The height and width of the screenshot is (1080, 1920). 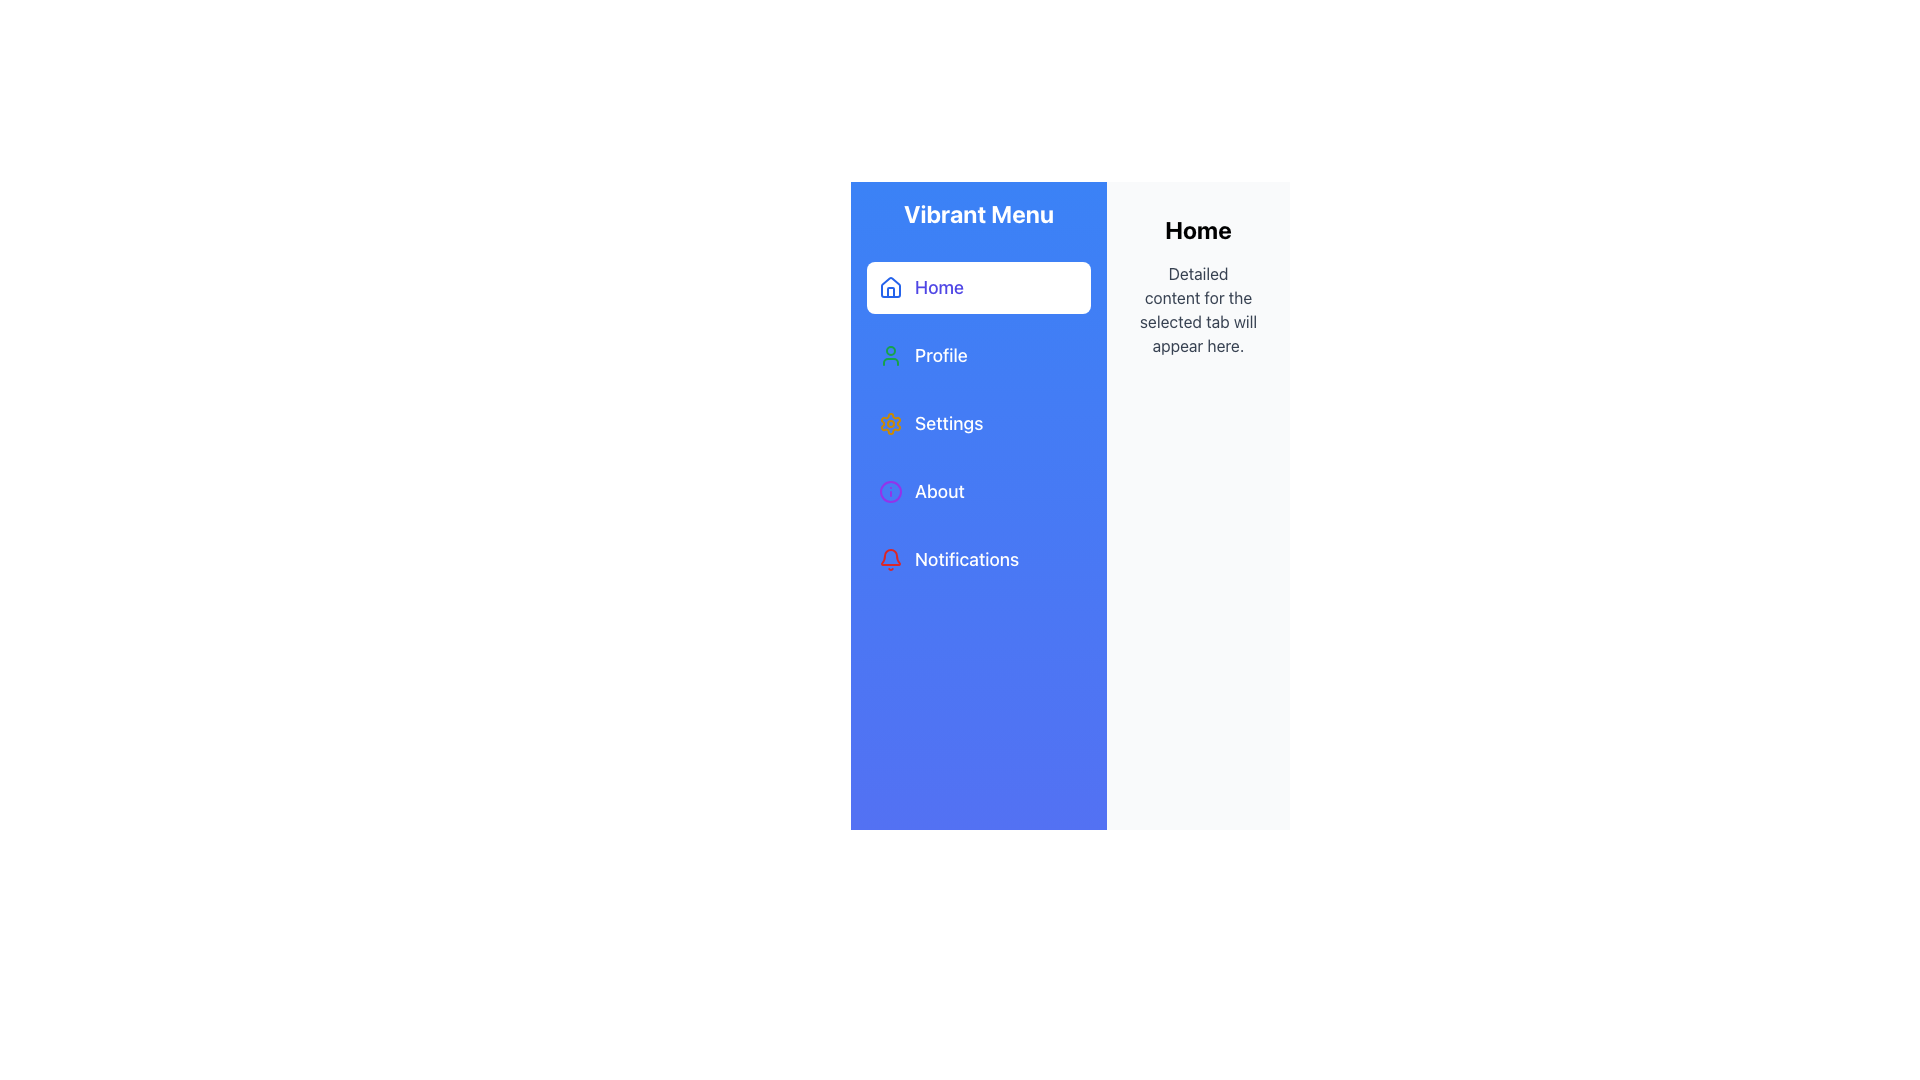 I want to click on the text label that serves as a title or heading for the content displayed in the right panel, located near the top of the right-side panel, so click(x=1198, y=229).